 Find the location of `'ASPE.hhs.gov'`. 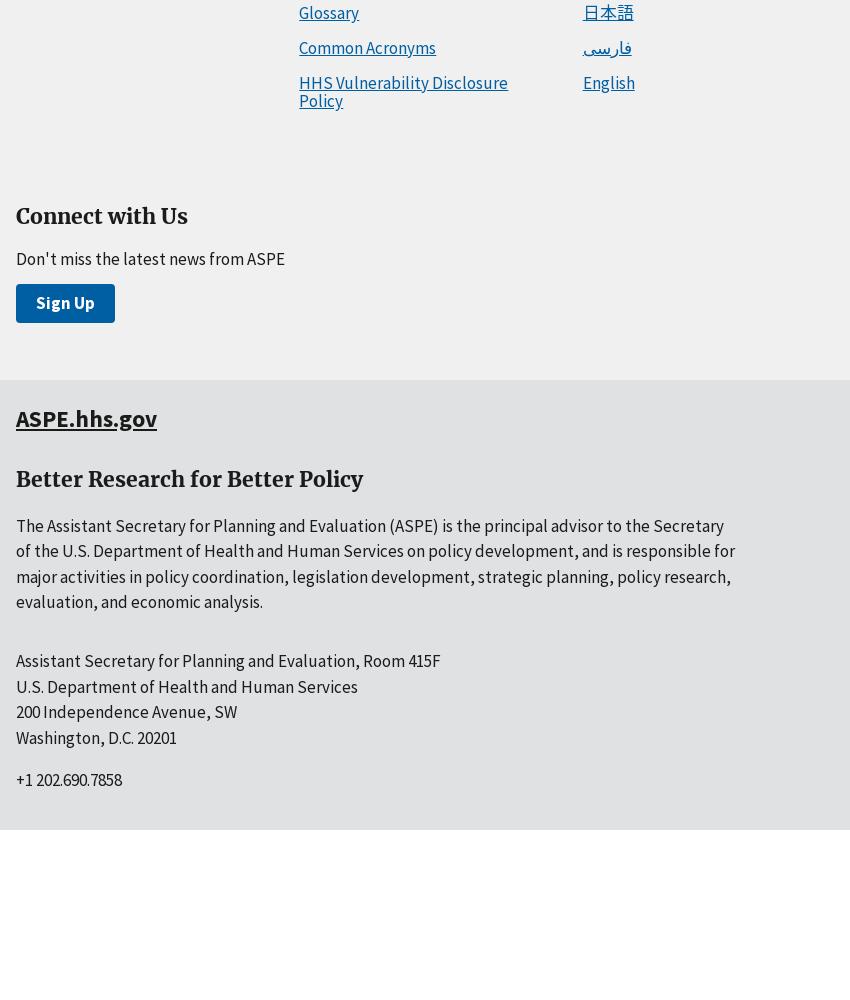

'ASPE.hhs.gov' is located at coordinates (85, 418).